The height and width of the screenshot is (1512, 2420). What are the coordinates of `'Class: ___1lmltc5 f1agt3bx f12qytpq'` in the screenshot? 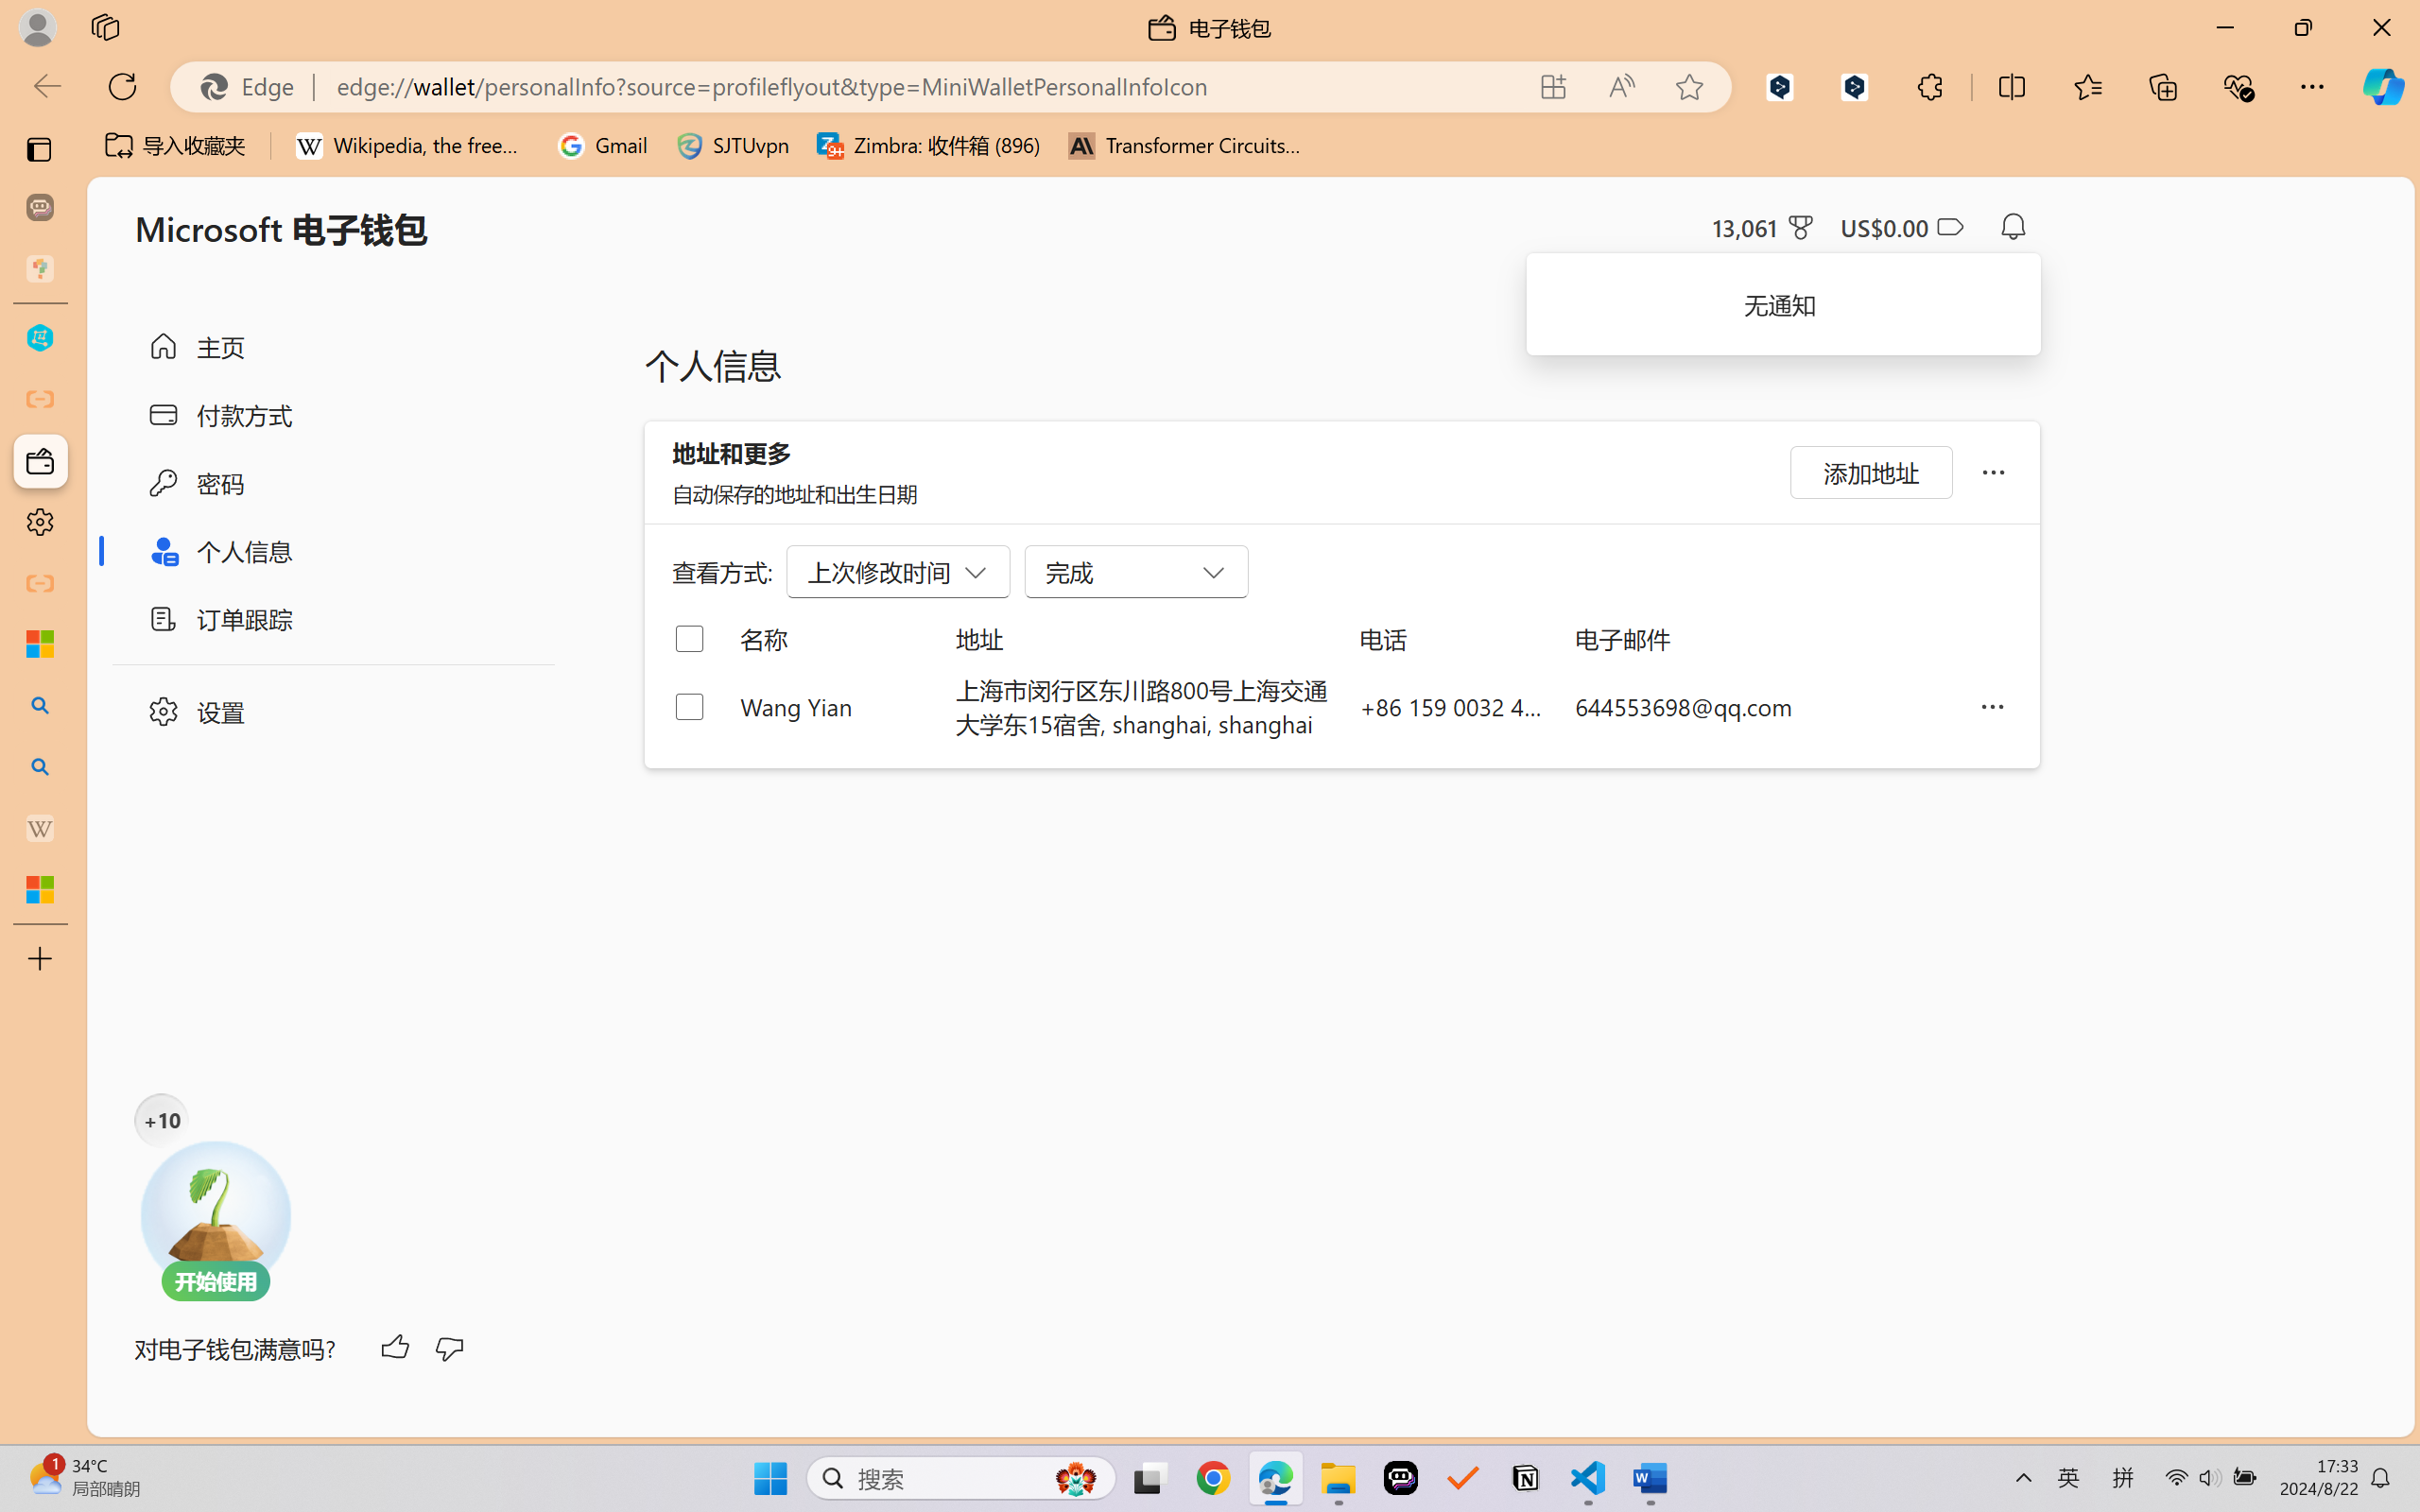 It's located at (1948, 227).